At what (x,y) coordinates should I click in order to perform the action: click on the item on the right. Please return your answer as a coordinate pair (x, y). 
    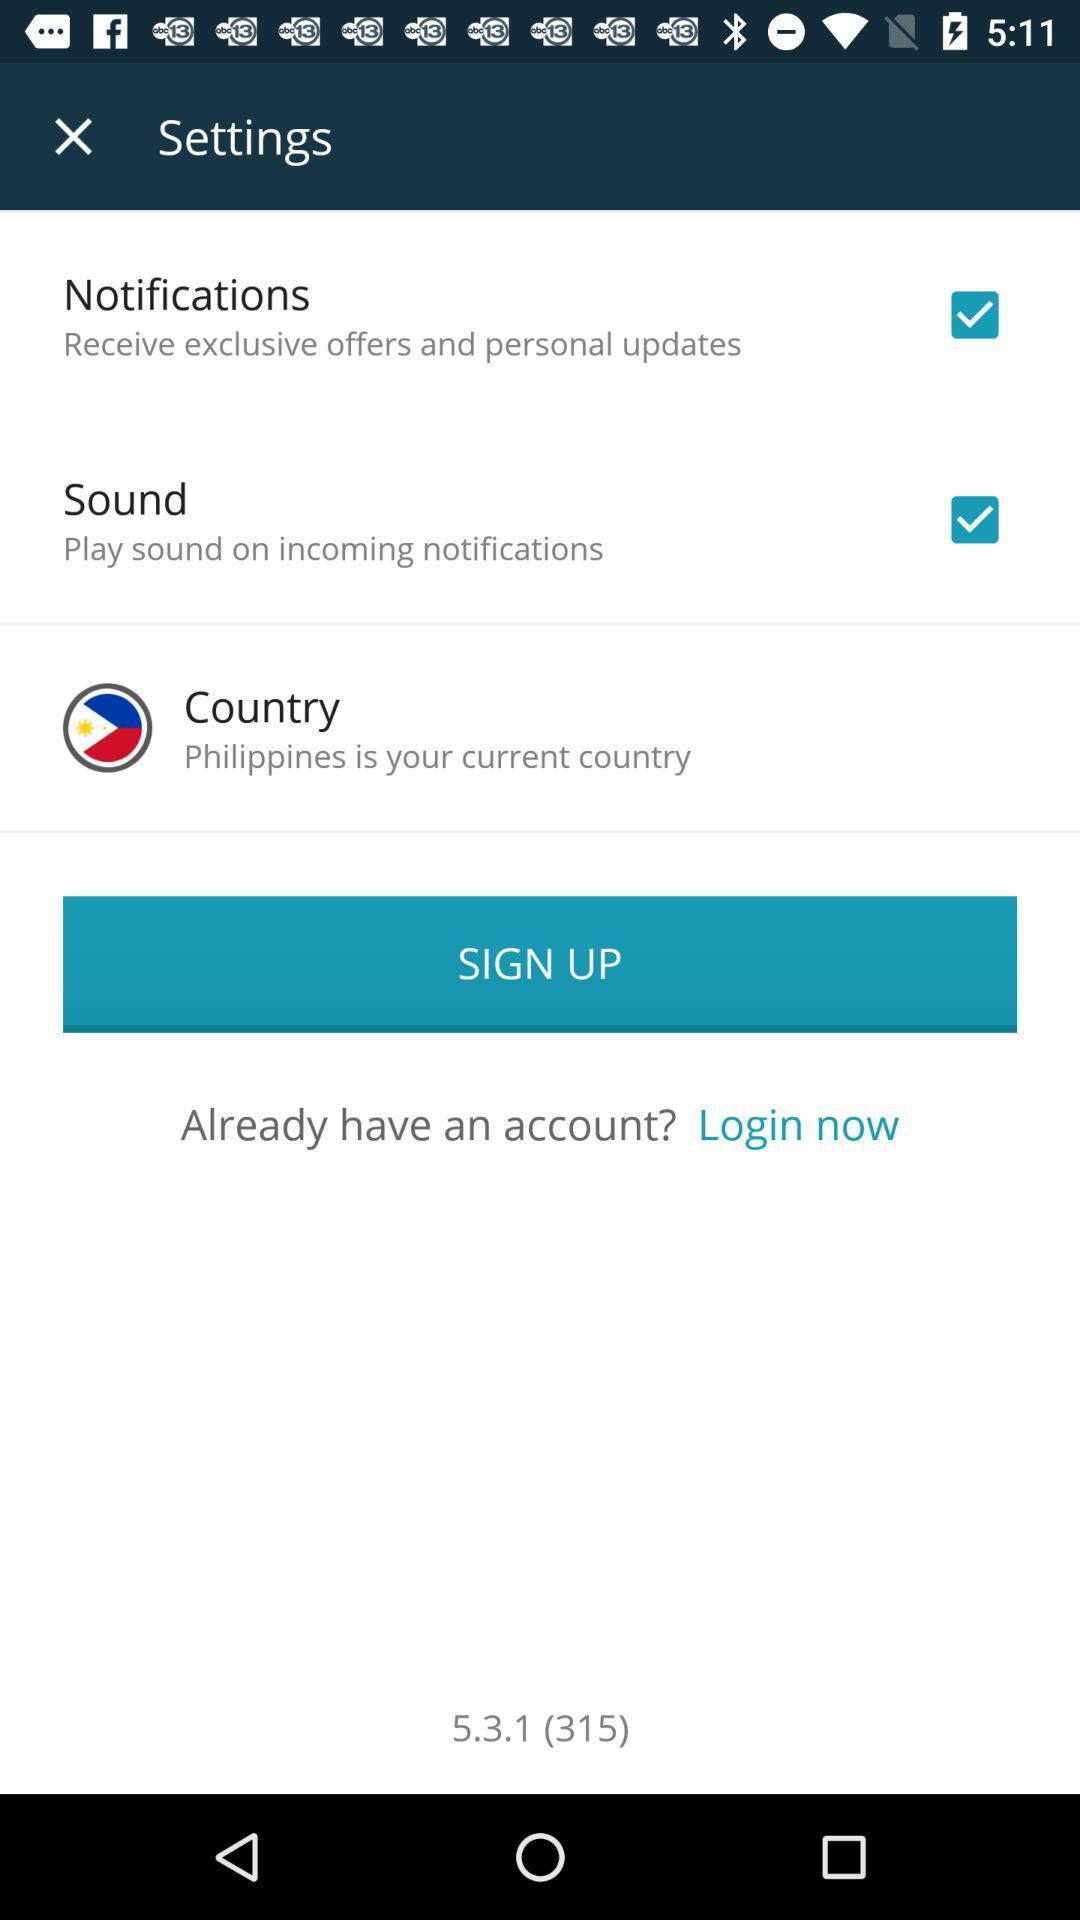
    Looking at the image, I should click on (797, 1123).